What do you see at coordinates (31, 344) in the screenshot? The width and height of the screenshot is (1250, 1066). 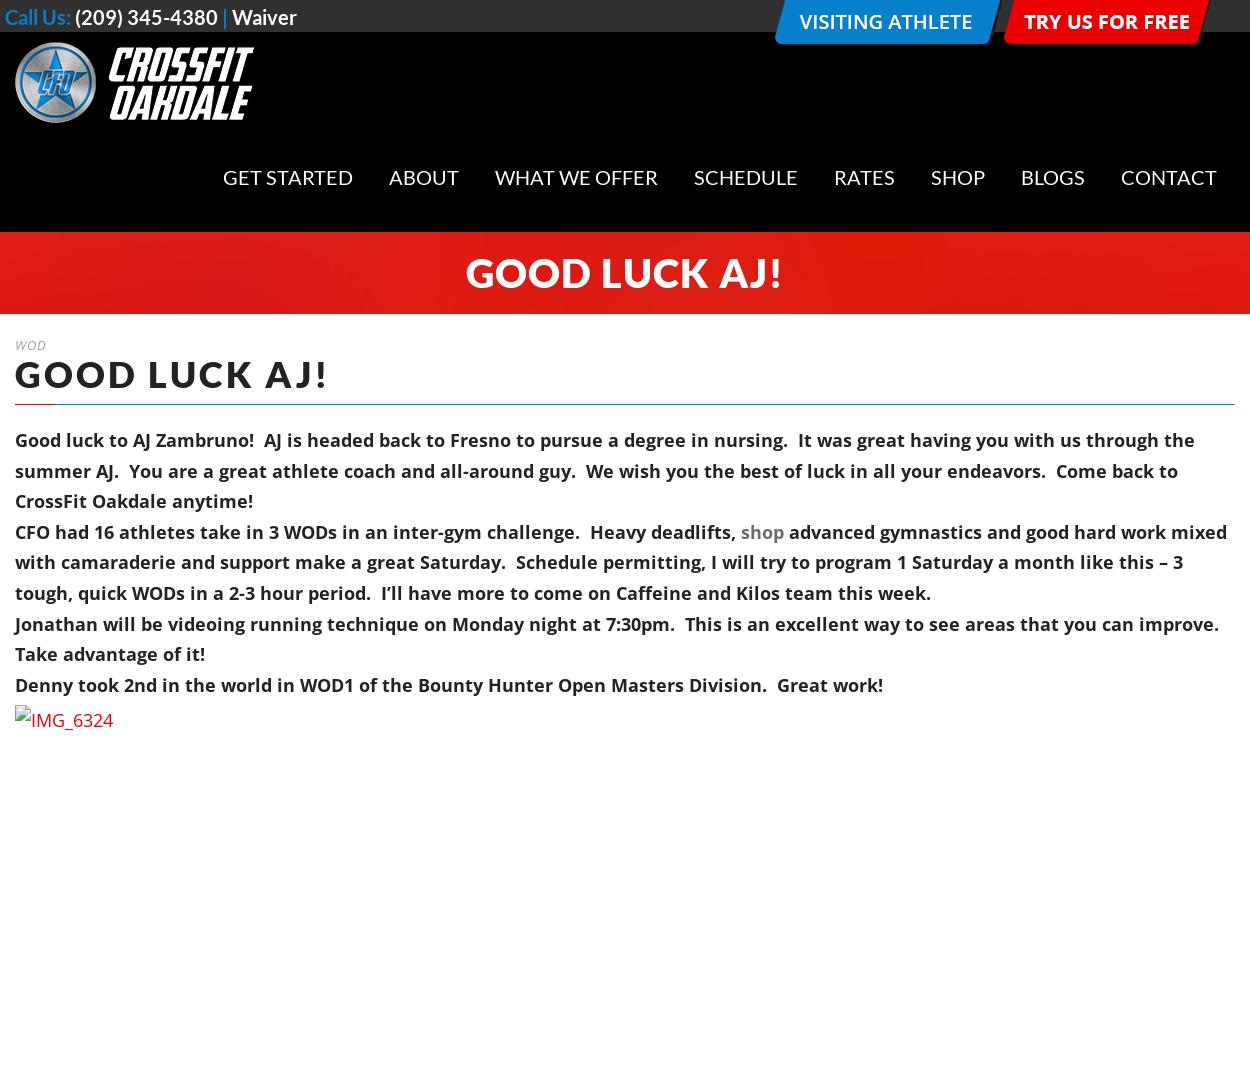 I see `'WOD'` at bounding box center [31, 344].